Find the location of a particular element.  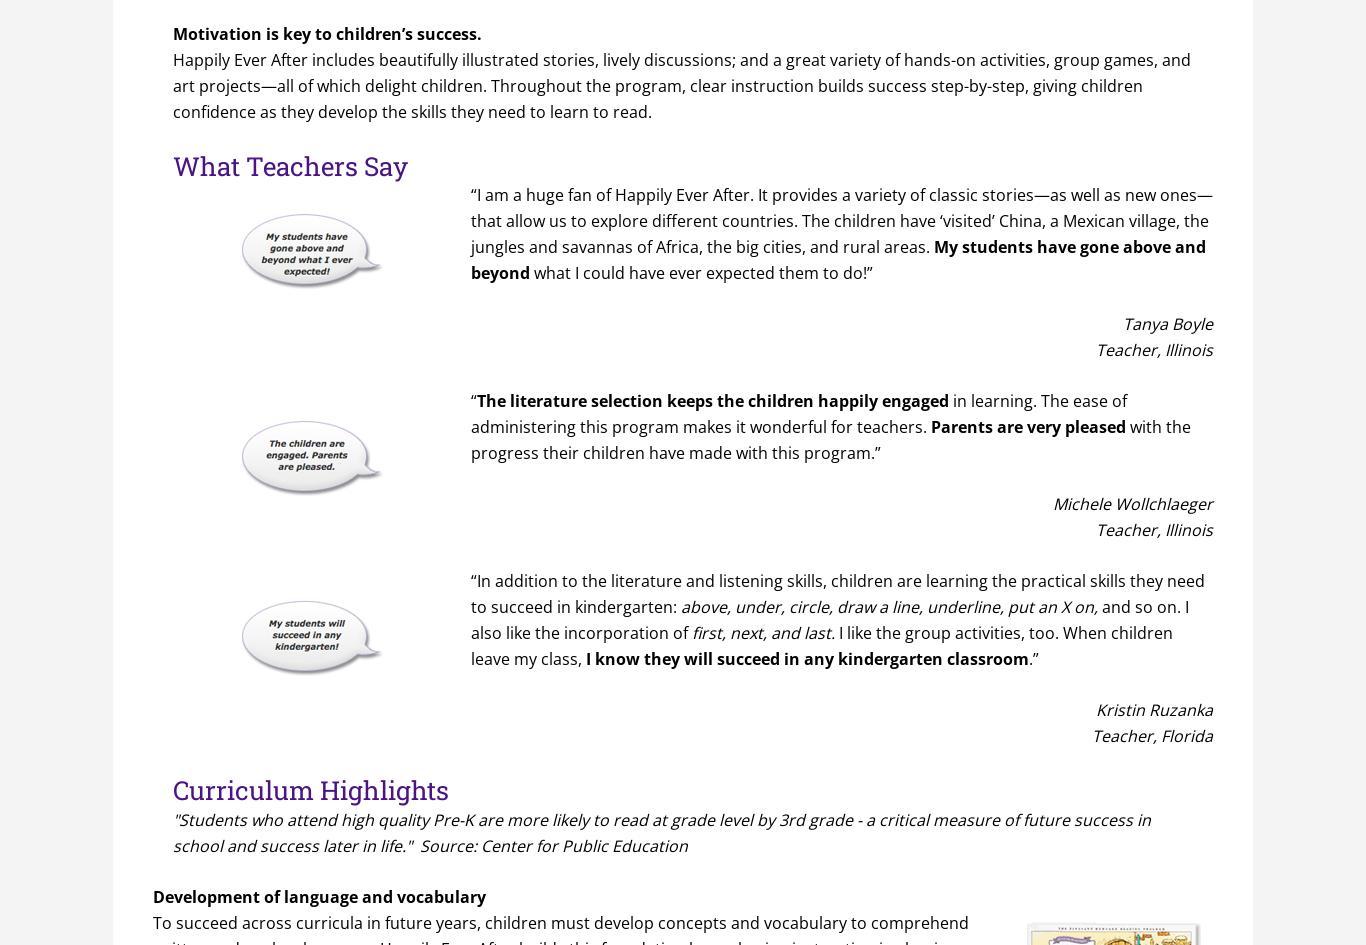

'Parents are very pleased' is located at coordinates (1027, 427).